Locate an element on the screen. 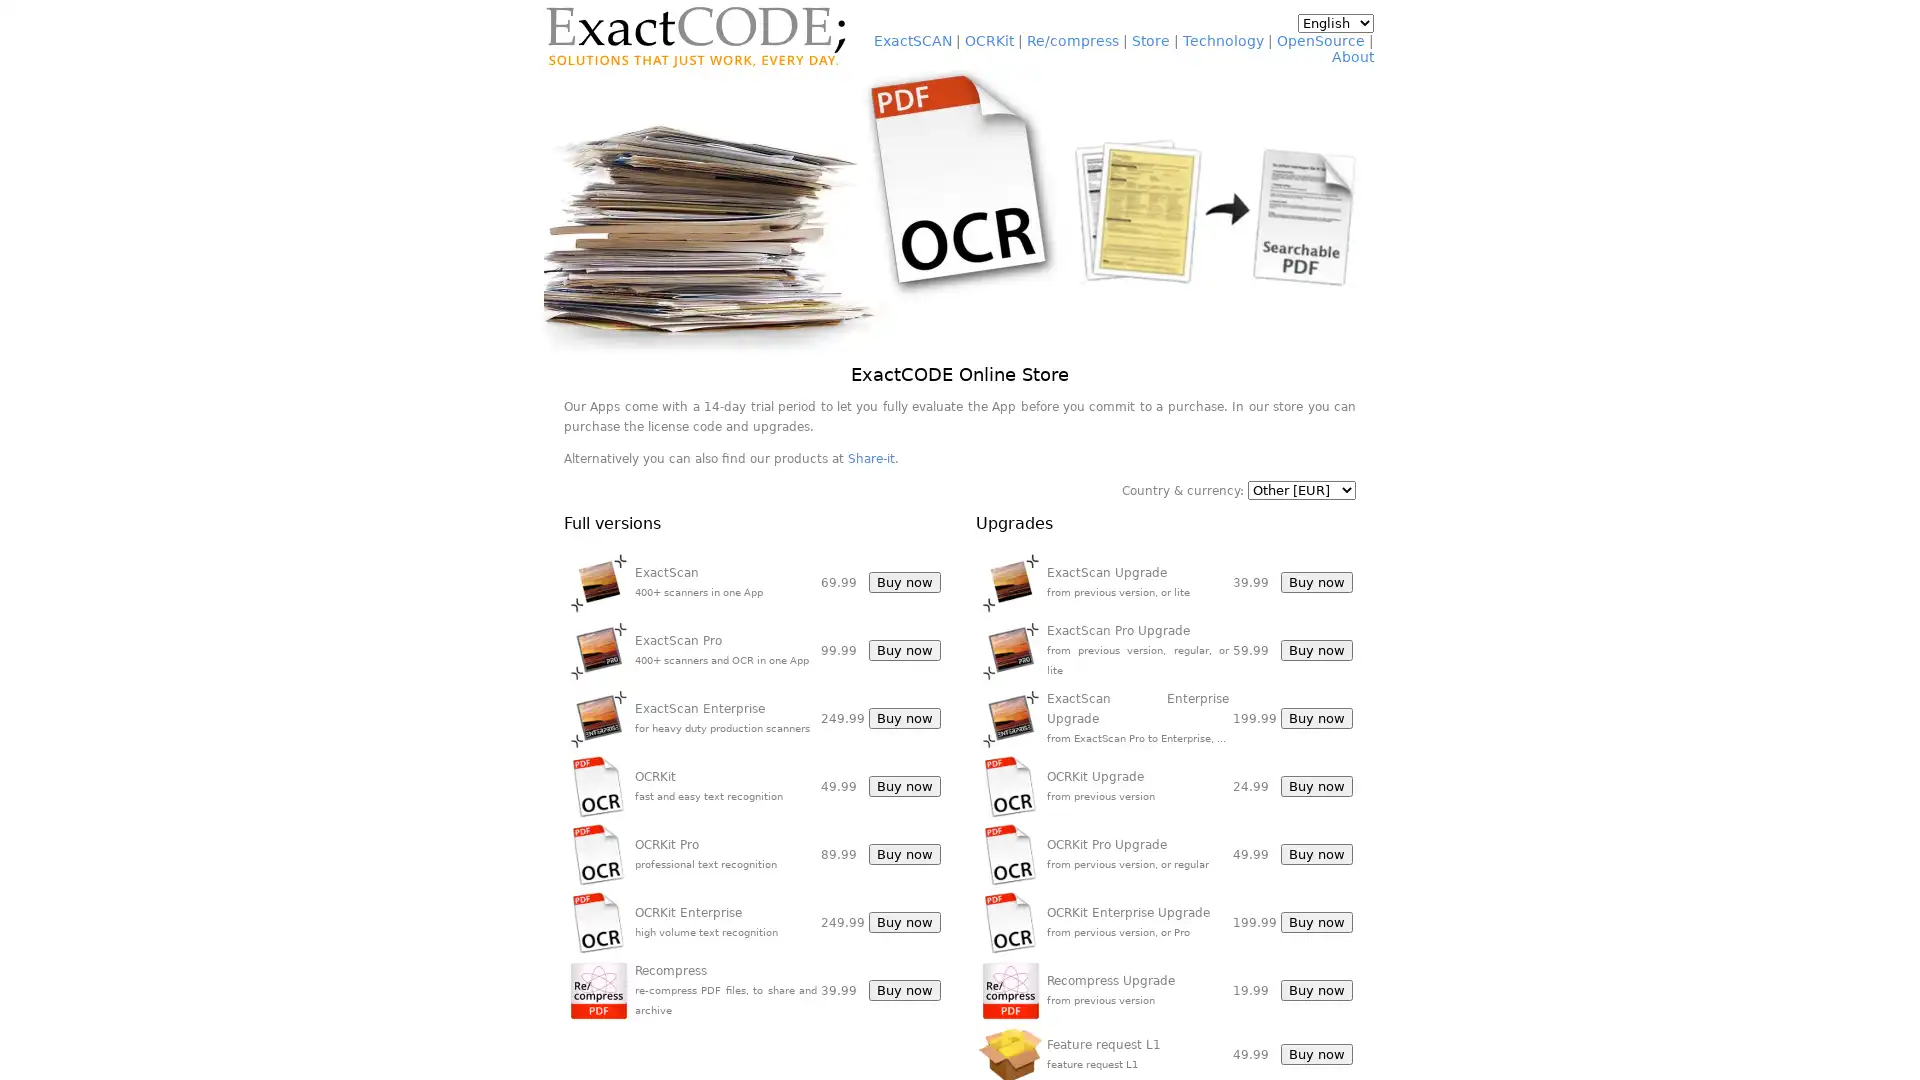 Image resolution: width=1920 pixels, height=1080 pixels. Buy now is located at coordinates (1315, 717).